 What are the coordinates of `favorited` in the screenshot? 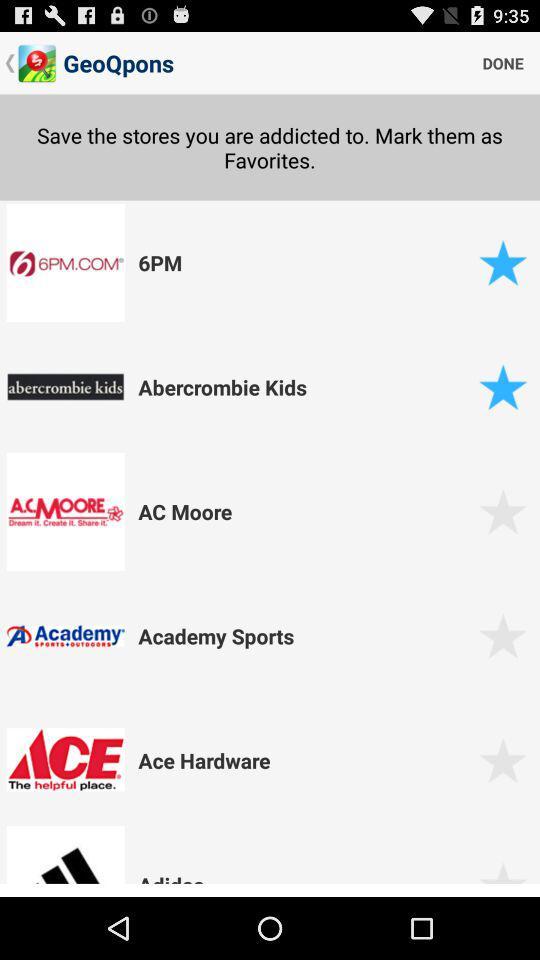 It's located at (502, 386).